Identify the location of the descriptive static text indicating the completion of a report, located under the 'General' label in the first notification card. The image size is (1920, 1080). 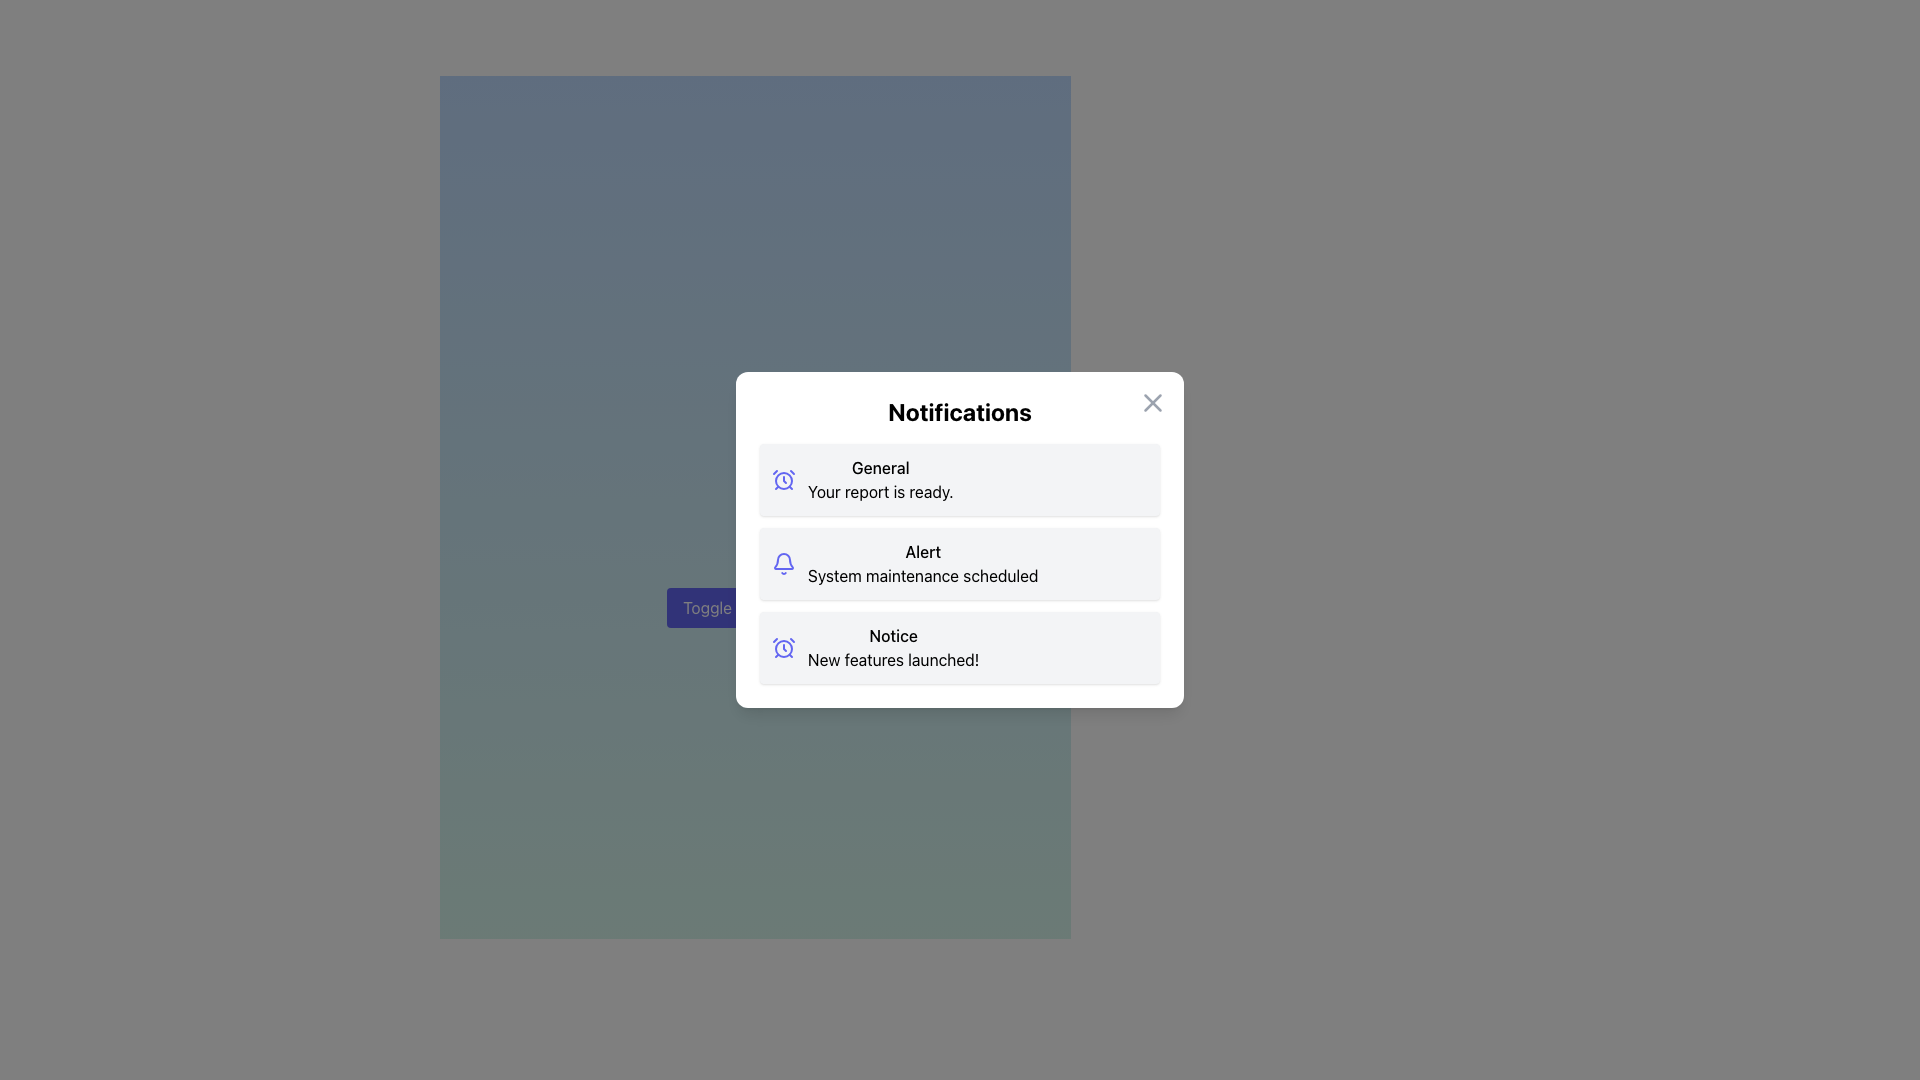
(880, 492).